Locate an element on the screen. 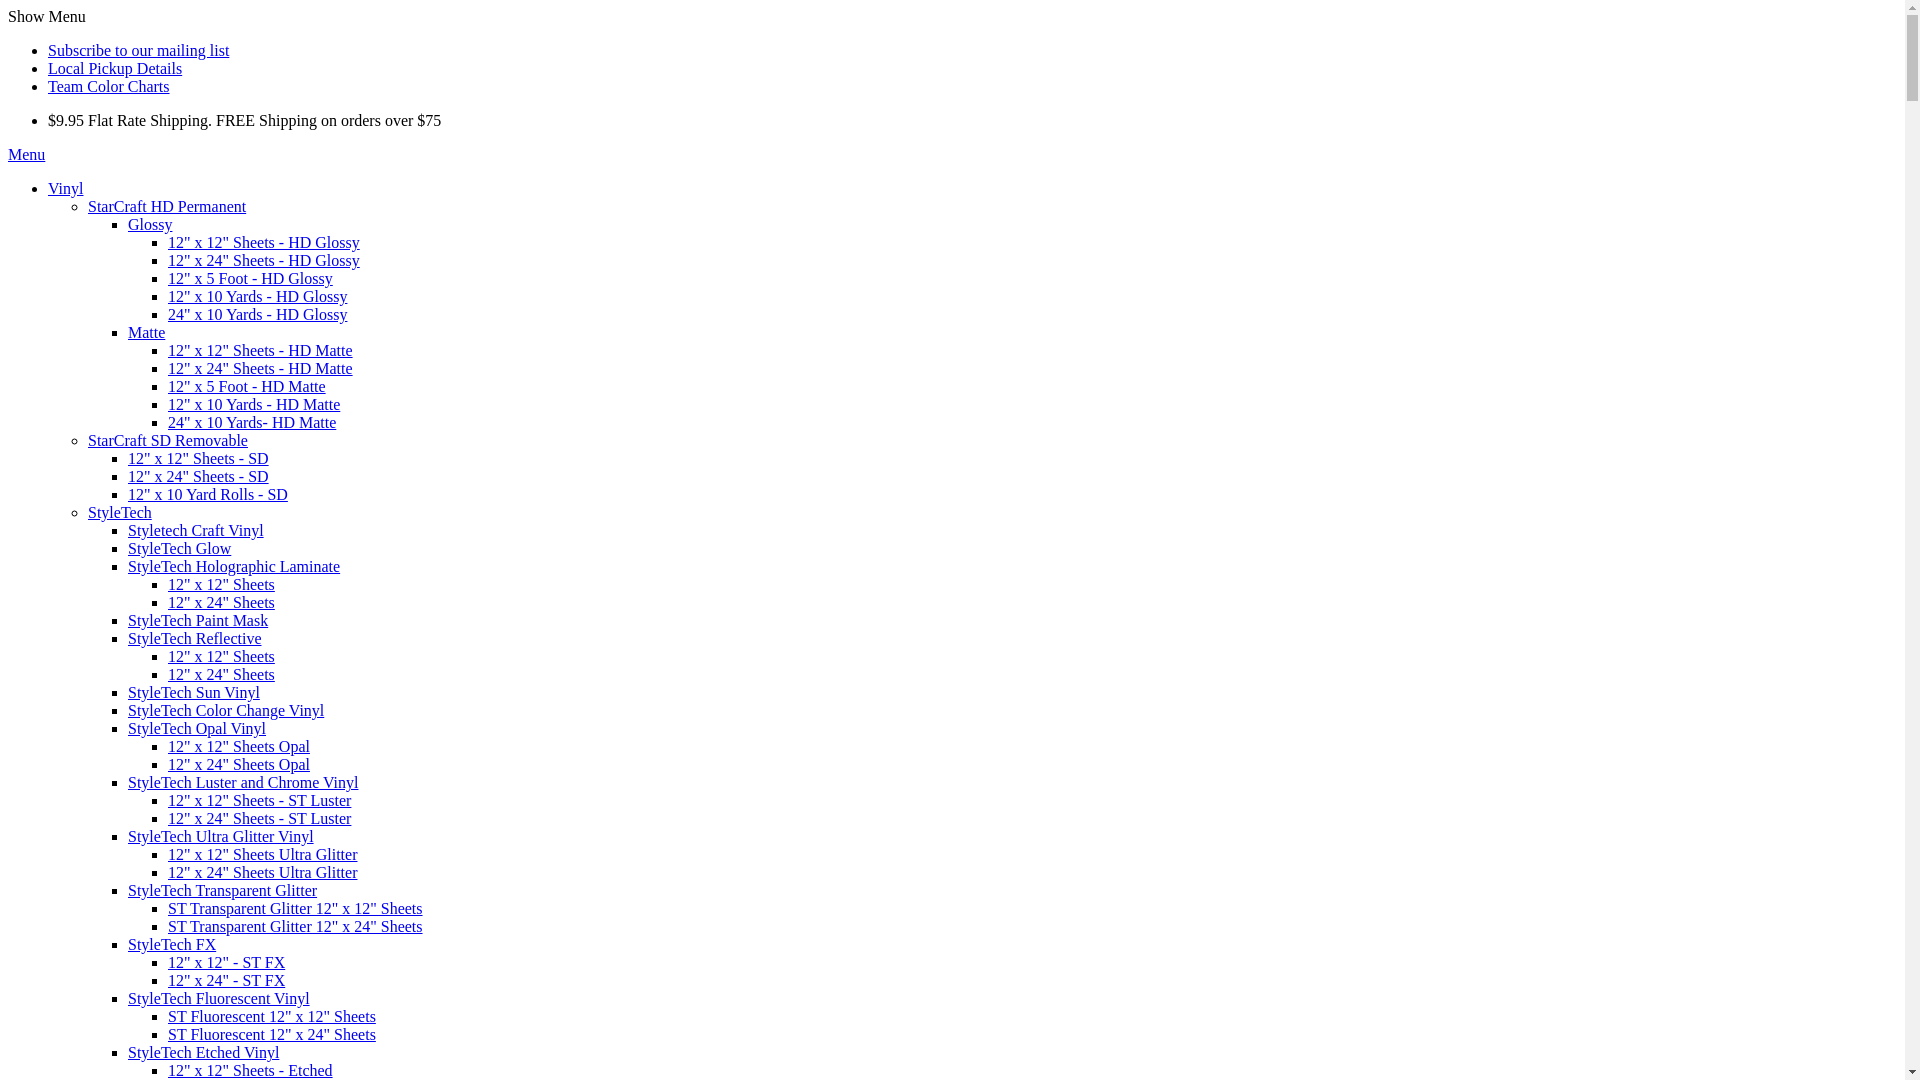  'StyleTech' is located at coordinates (86, 511).